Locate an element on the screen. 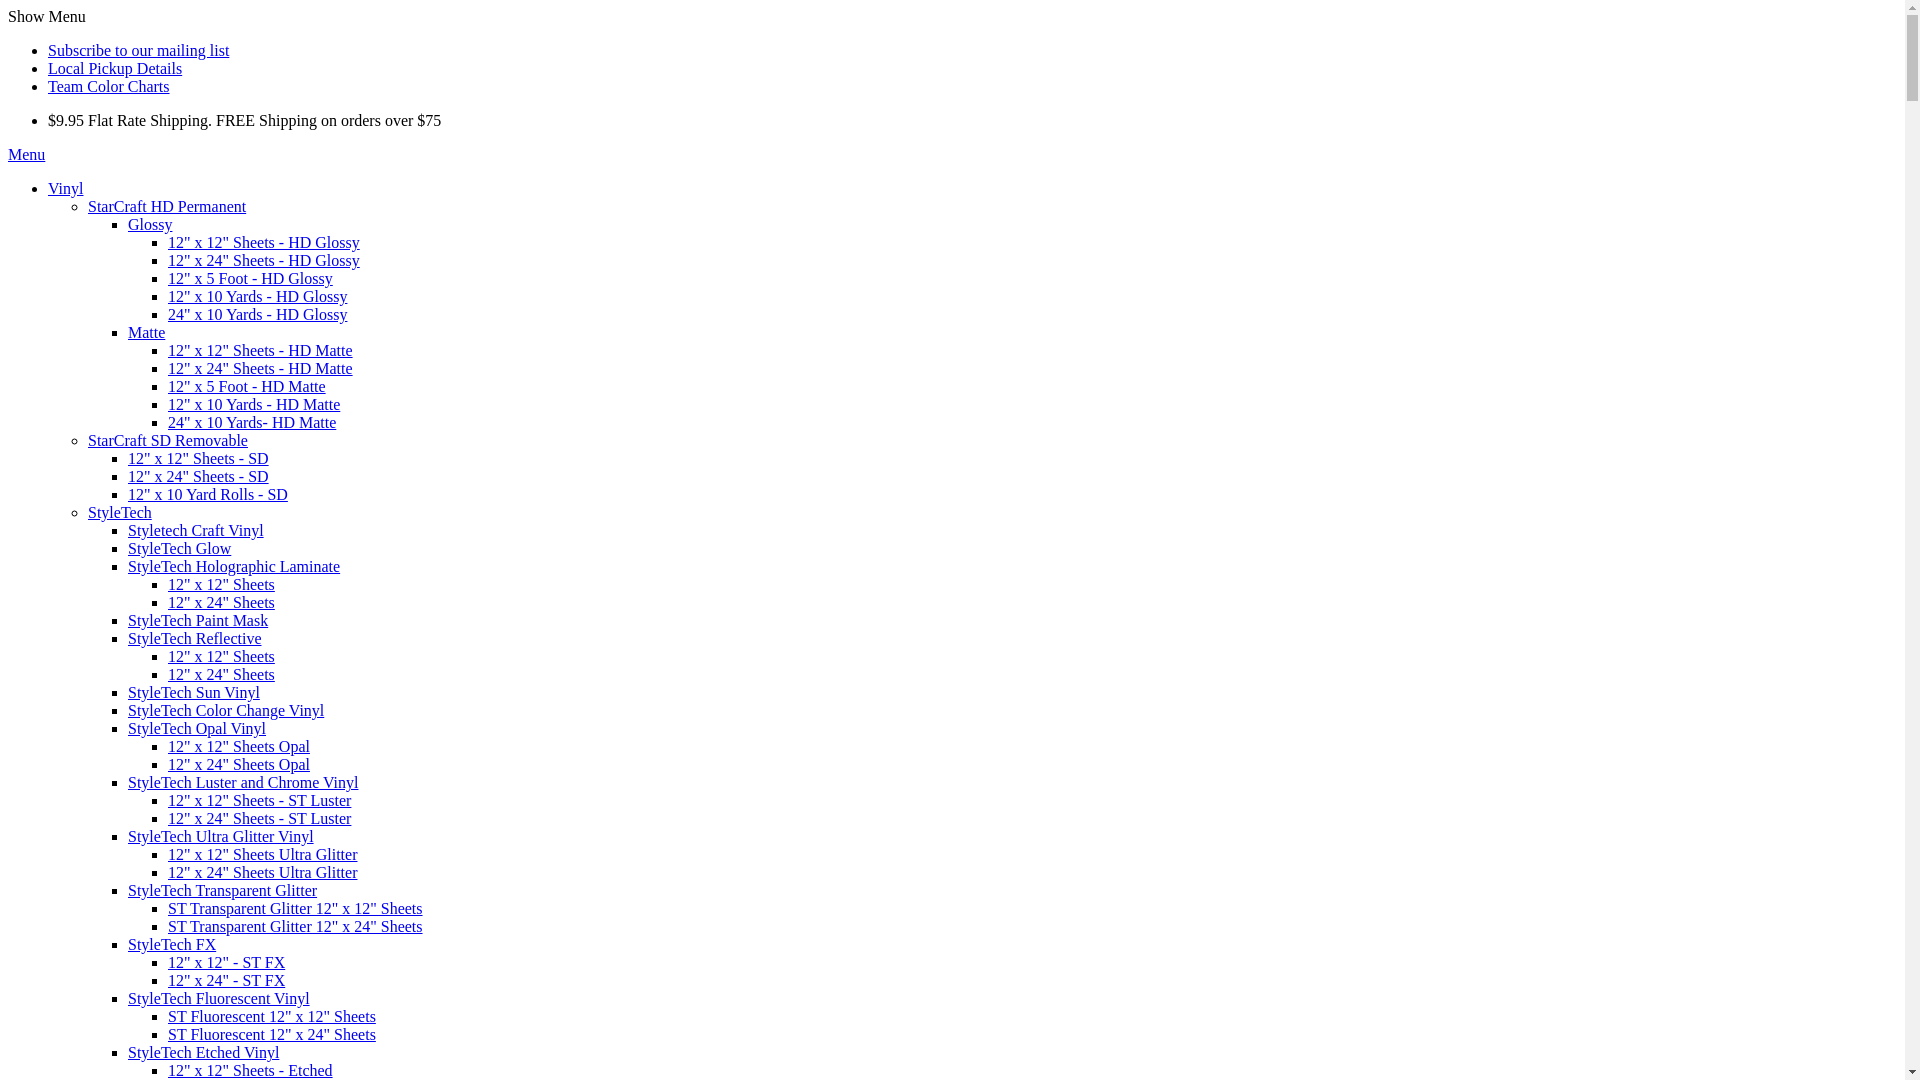  'StyleTech' is located at coordinates (86, 511).